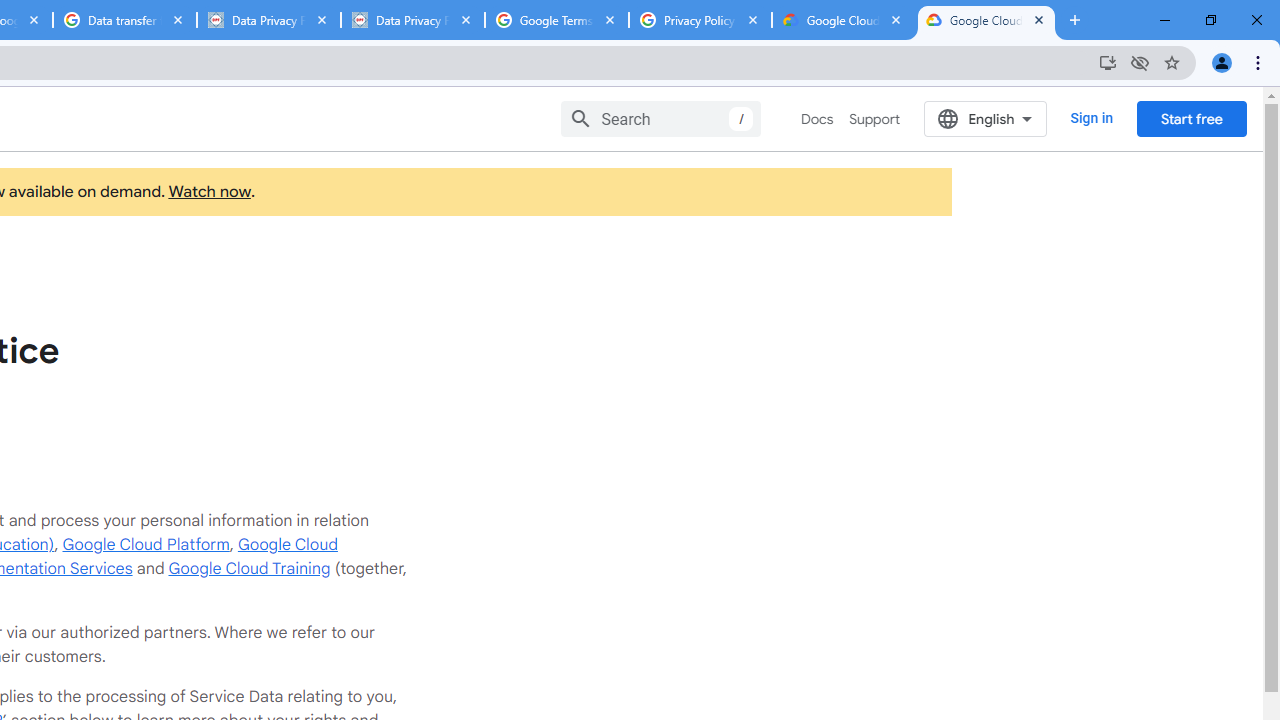  What do you see at coordinates (986, 20) in the screenshot?
I see `'Google Cloud Privacy Notice'` at bounding box center [986, 20].